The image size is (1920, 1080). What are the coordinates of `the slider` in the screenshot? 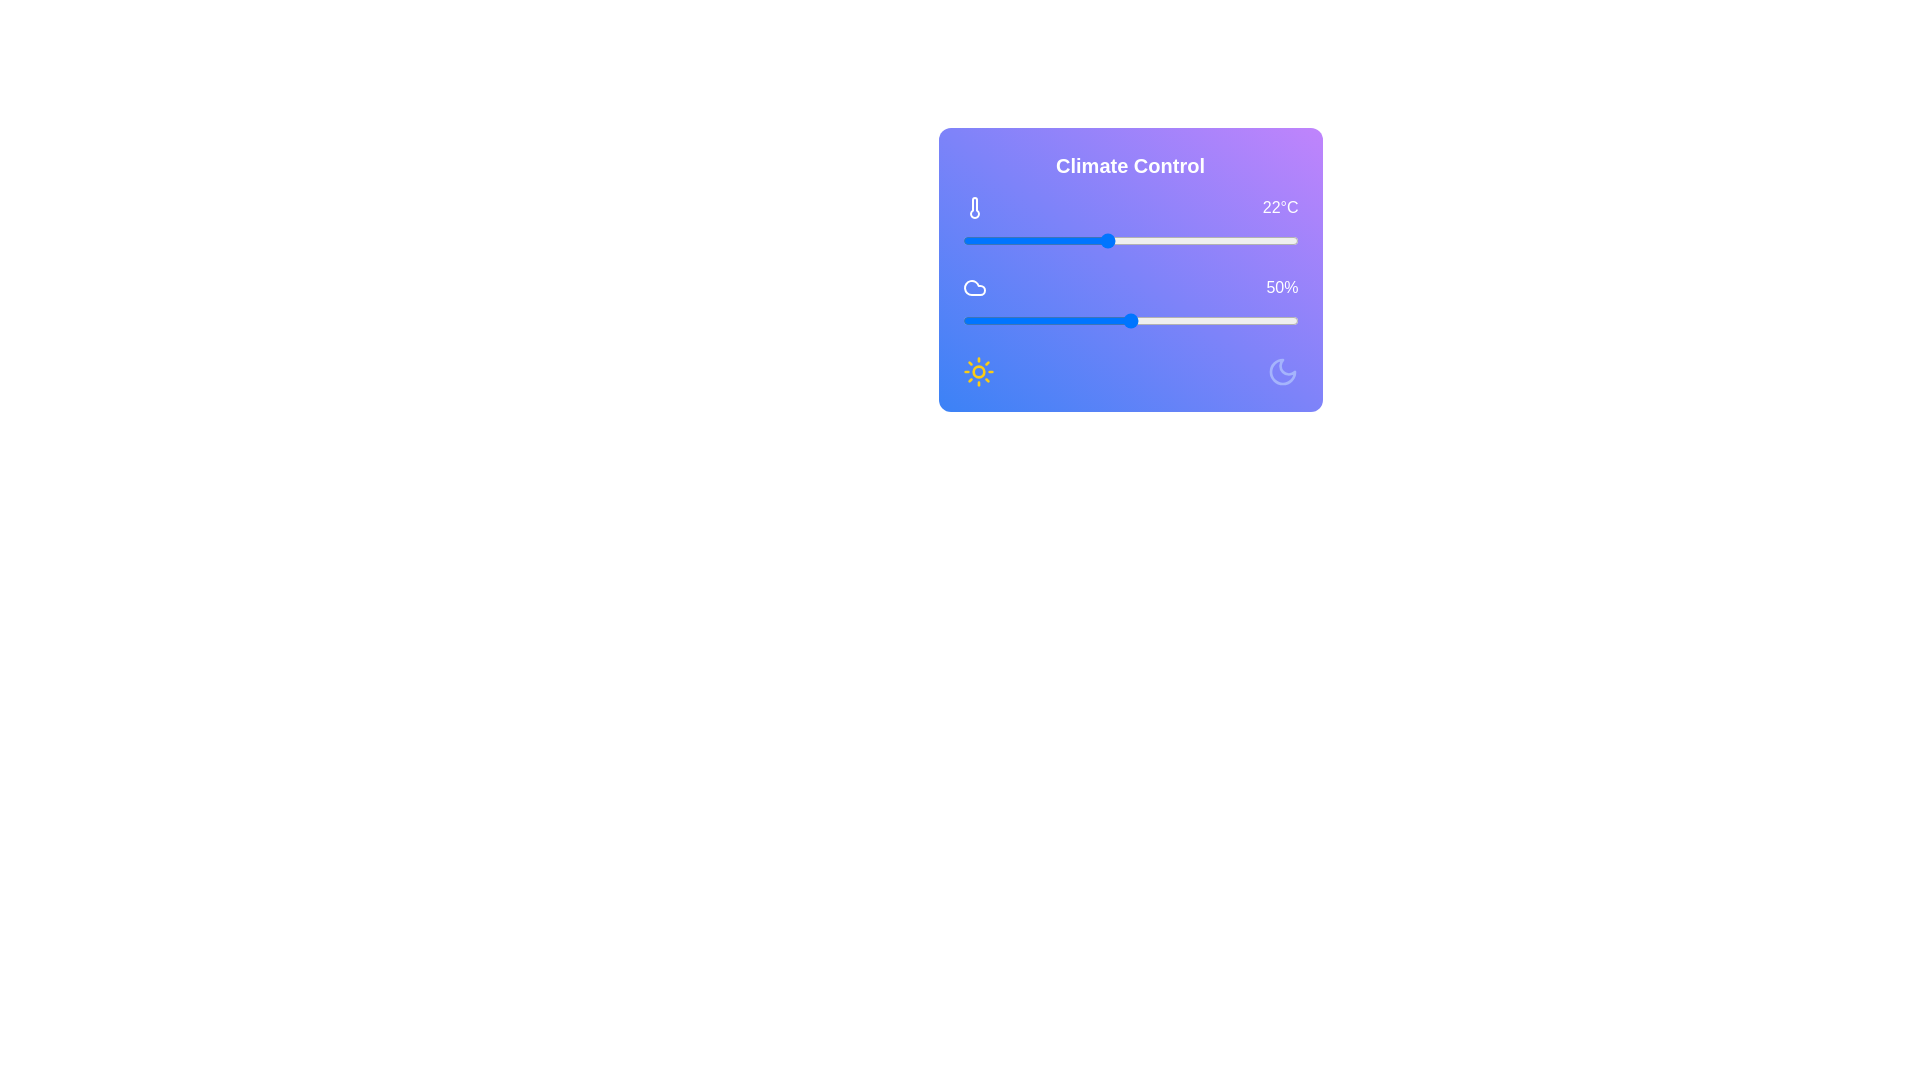 It's located at (1253, 288).